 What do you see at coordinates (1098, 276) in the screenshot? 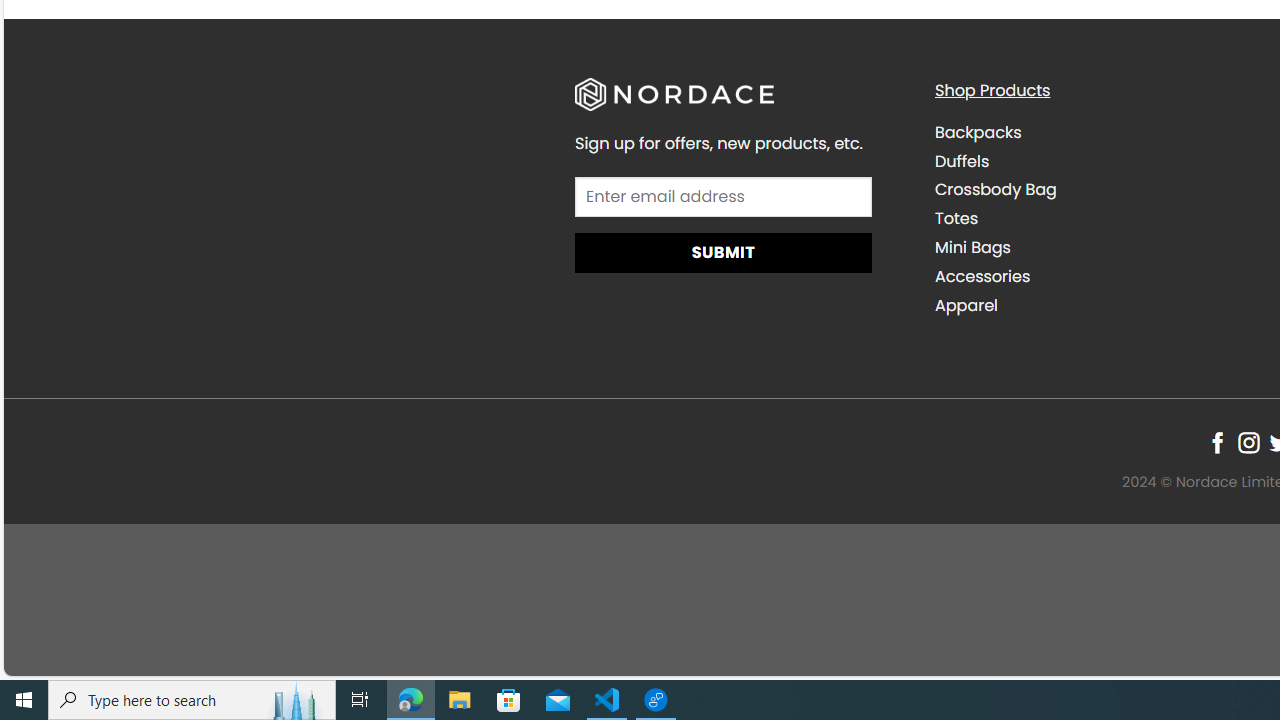
I see `'Accessories'` at bounding box center [1098, 276].